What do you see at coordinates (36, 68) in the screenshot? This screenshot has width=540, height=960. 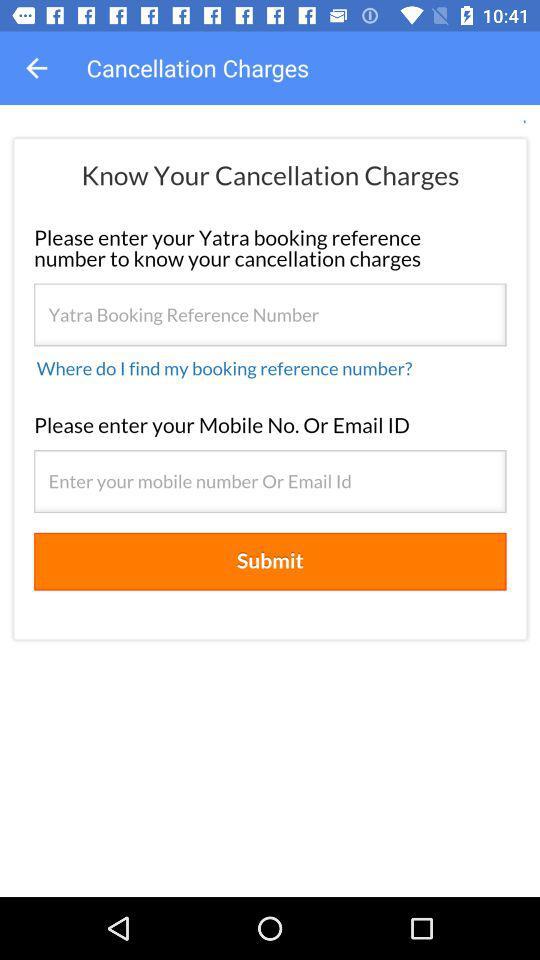 I see `back` at bounding box center [36, 68].